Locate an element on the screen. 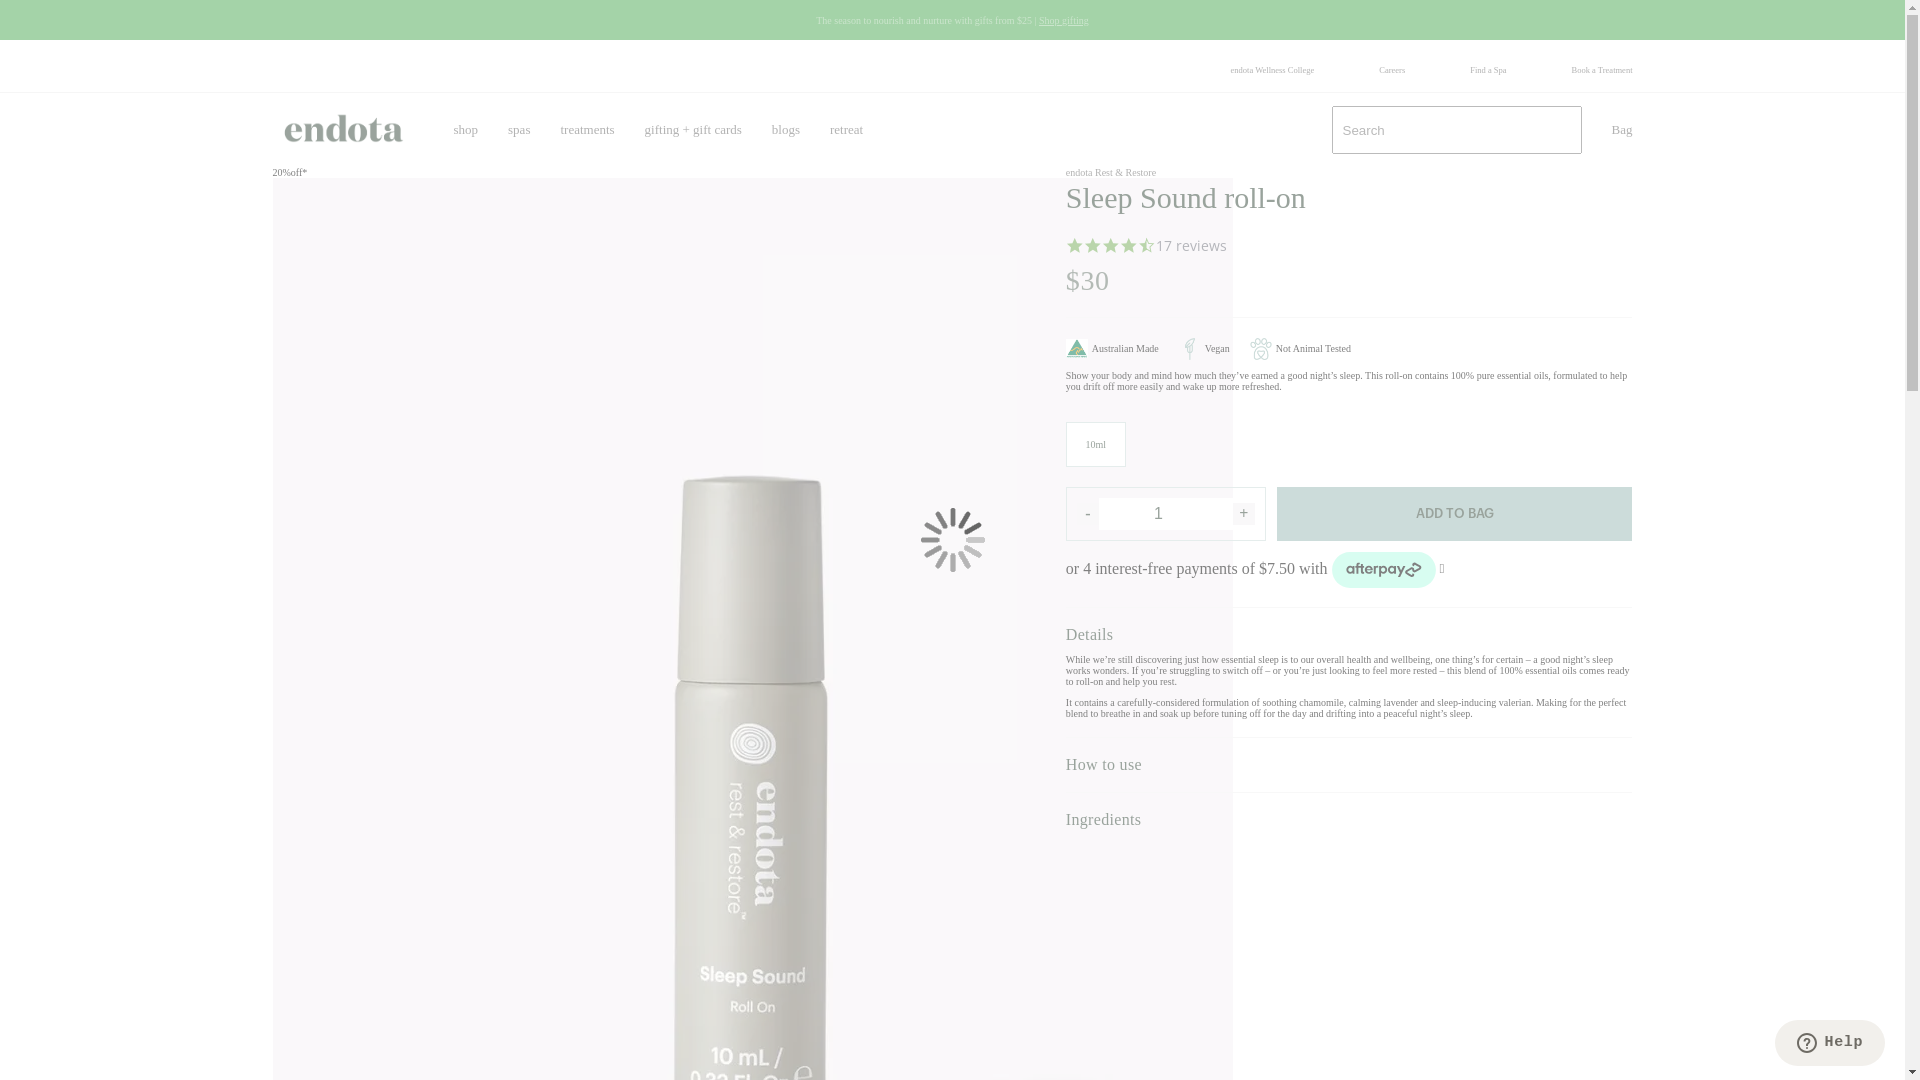 Image resolution: width=1920 pixels, height=1080 pixels. '+' is located at coordinates (1242, 512).